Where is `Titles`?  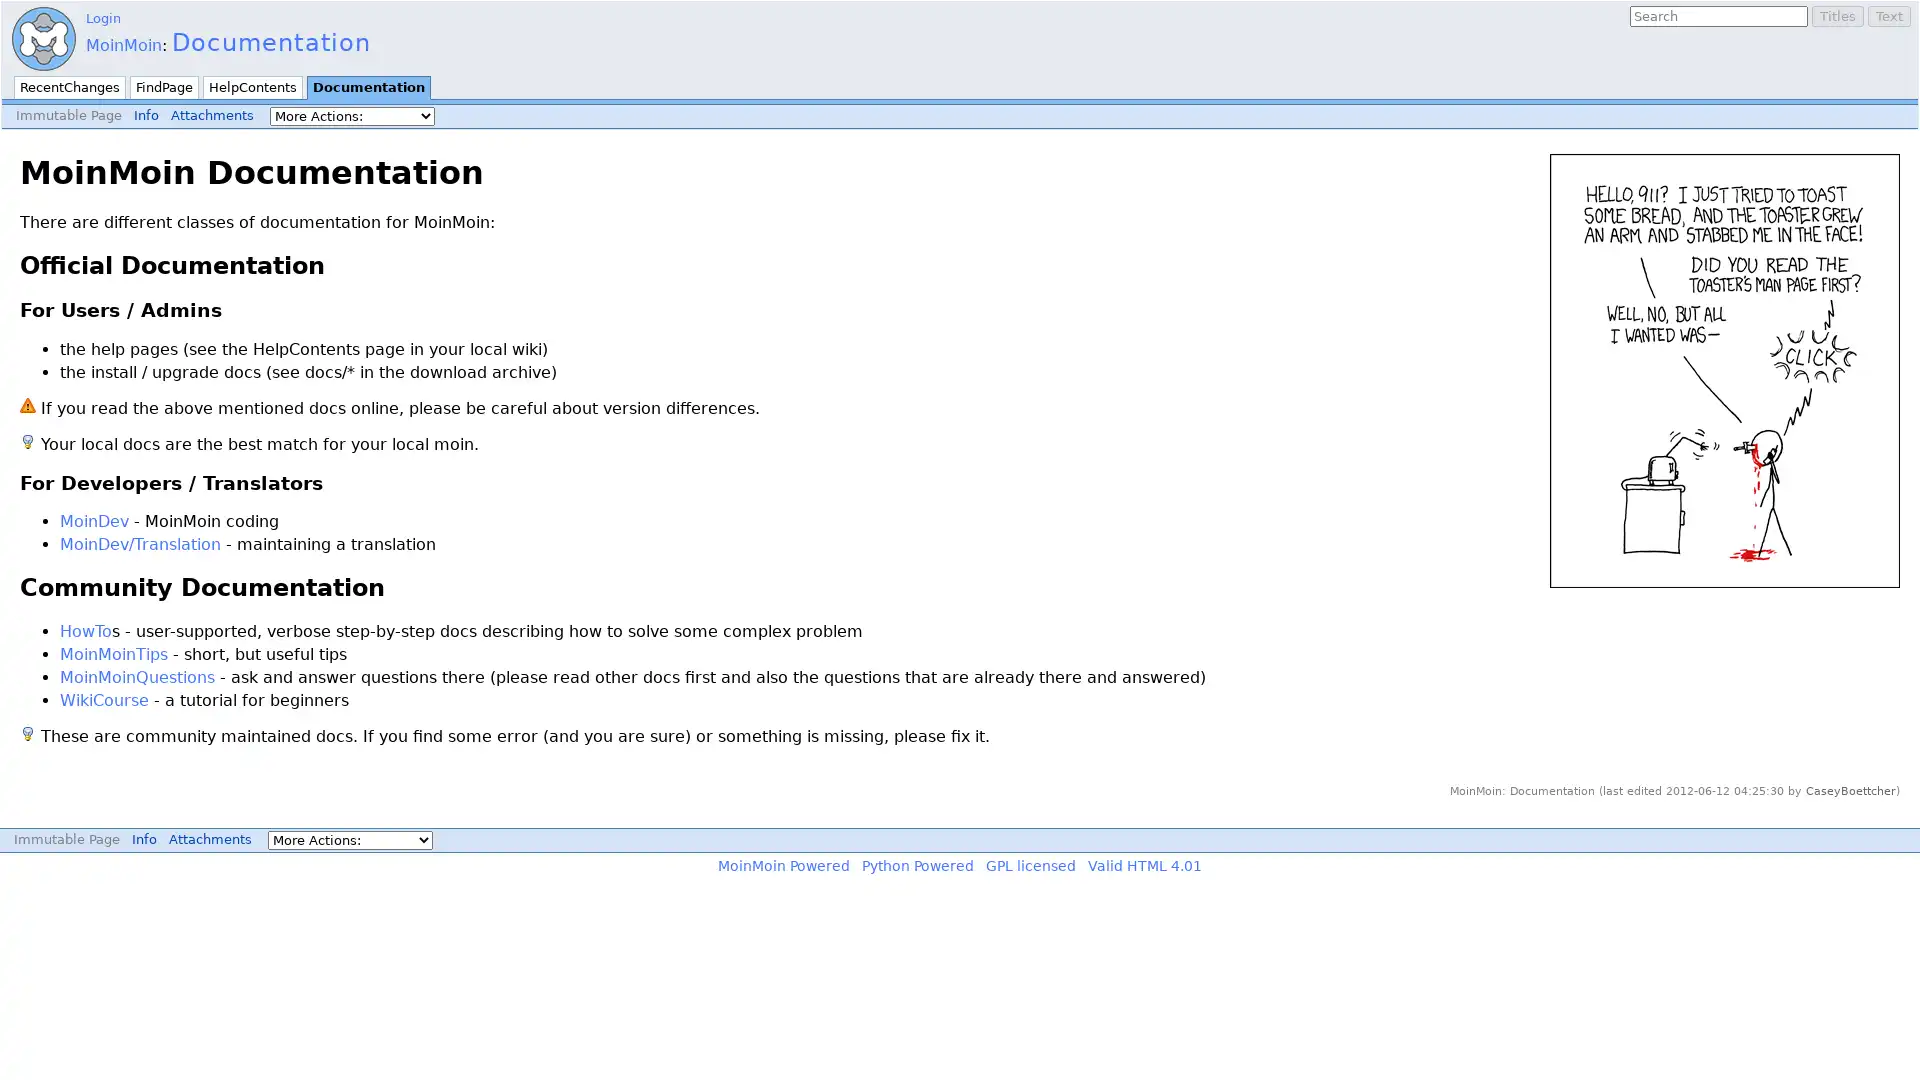
Titles is located at coordinates (1838, 16).